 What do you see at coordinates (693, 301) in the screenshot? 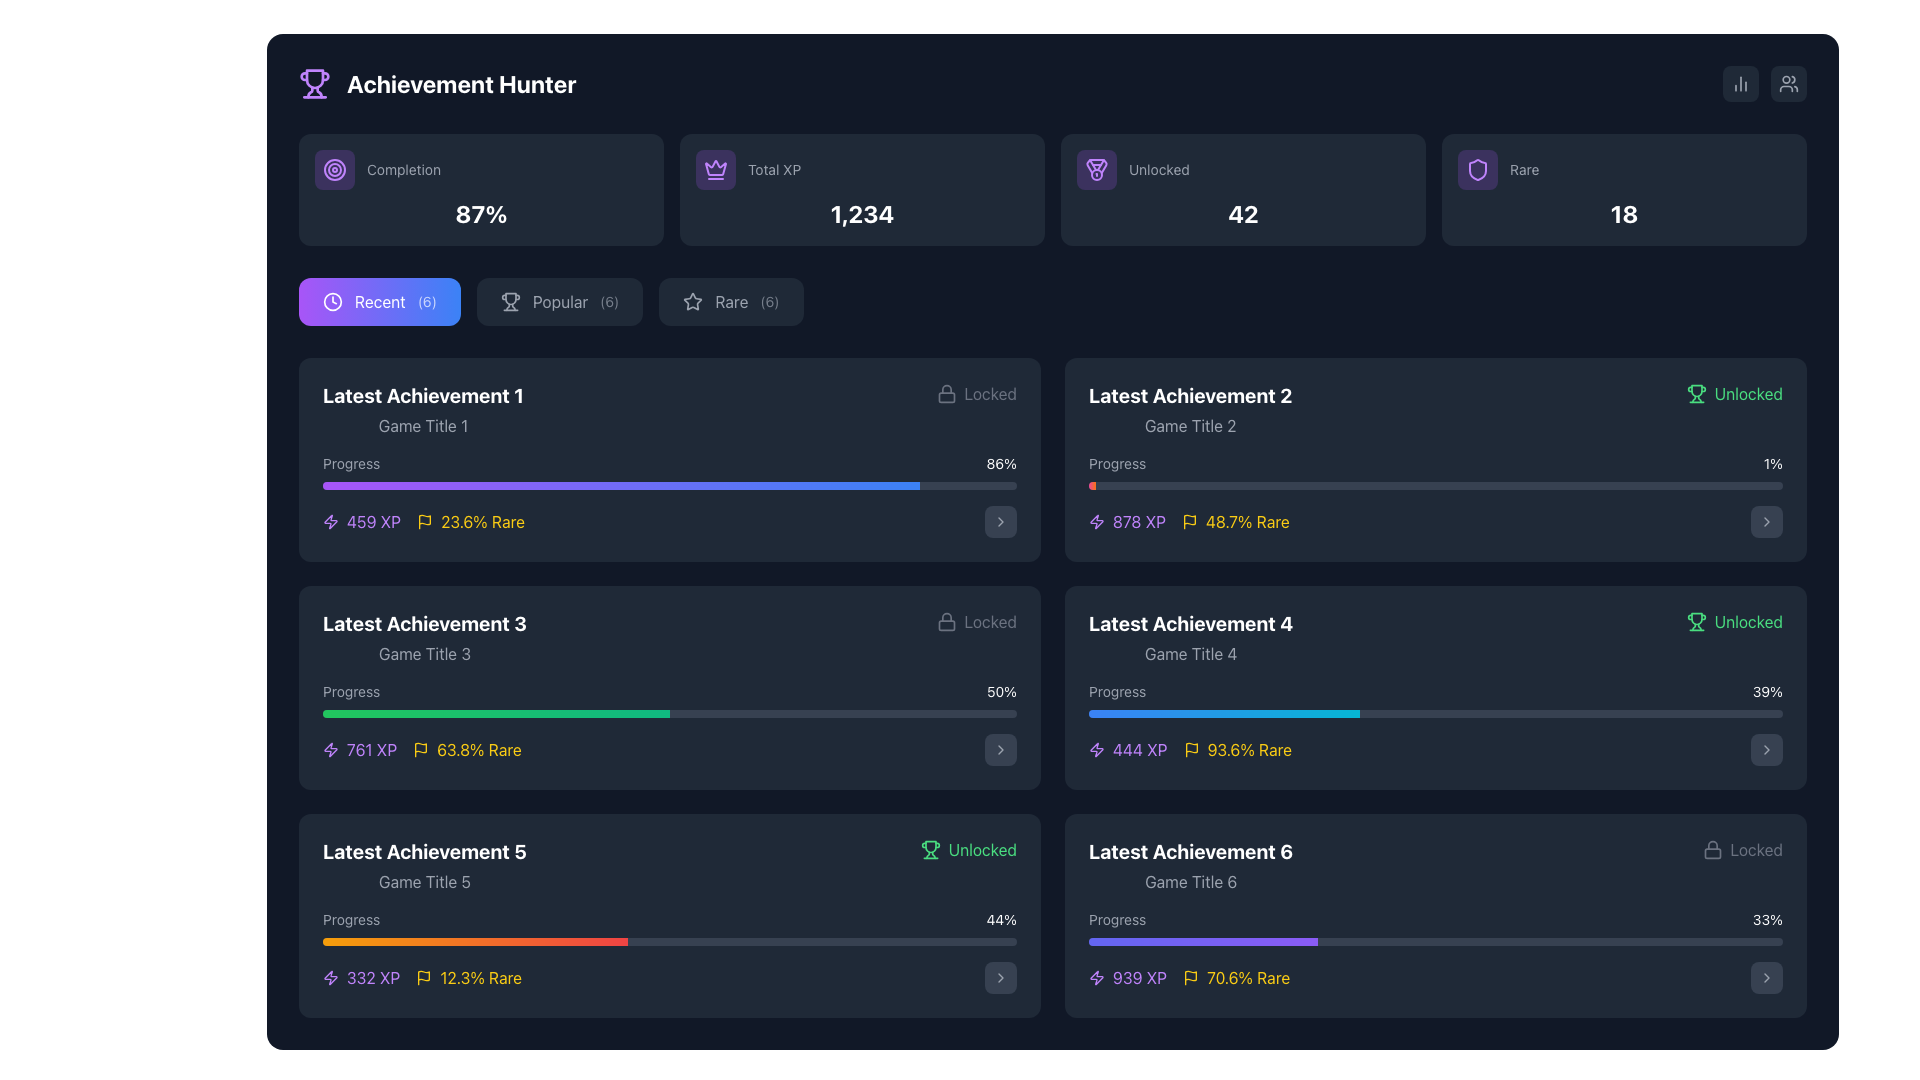
I see `the star icon located in the 'Rare' button of the navigation bar, which is outlined in light gray and has a hollow center` at bounding box center [693, 301].